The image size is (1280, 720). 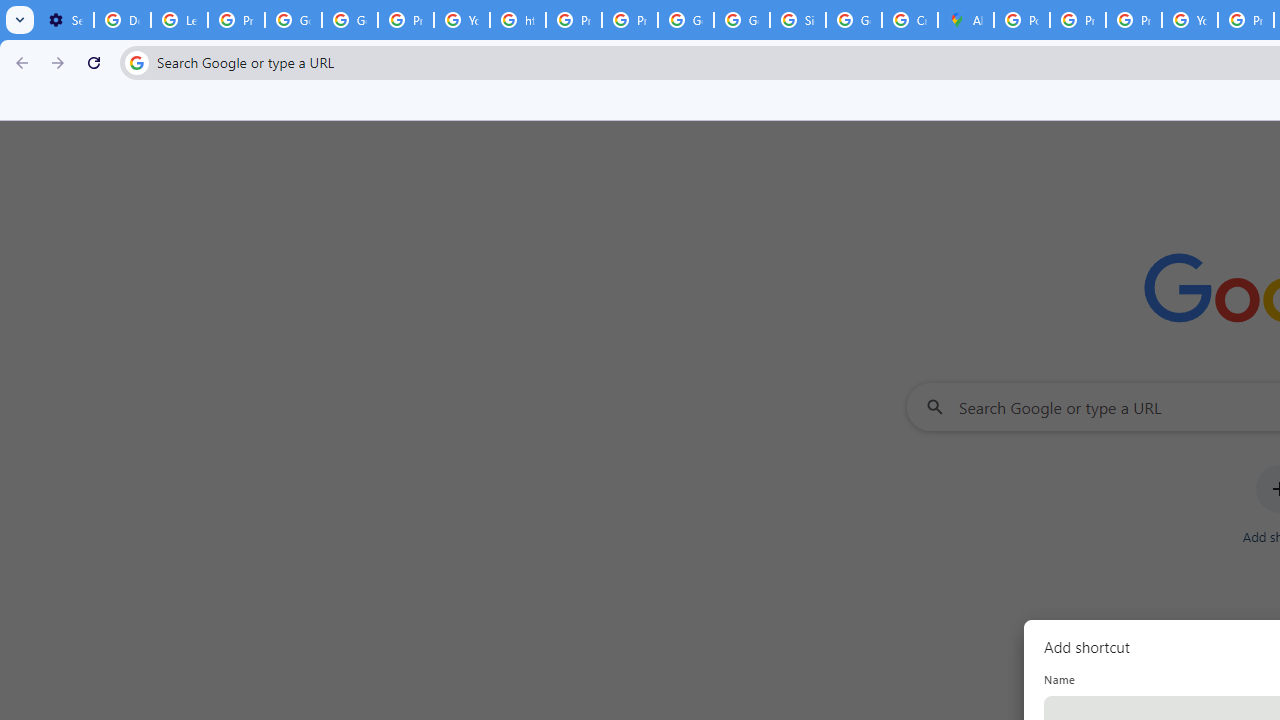 What do you see at coordinates (1076, 20) in the screenshot?
I see `'Privacy Help Center - Policies Help'` at bounding box center [1076, 20].